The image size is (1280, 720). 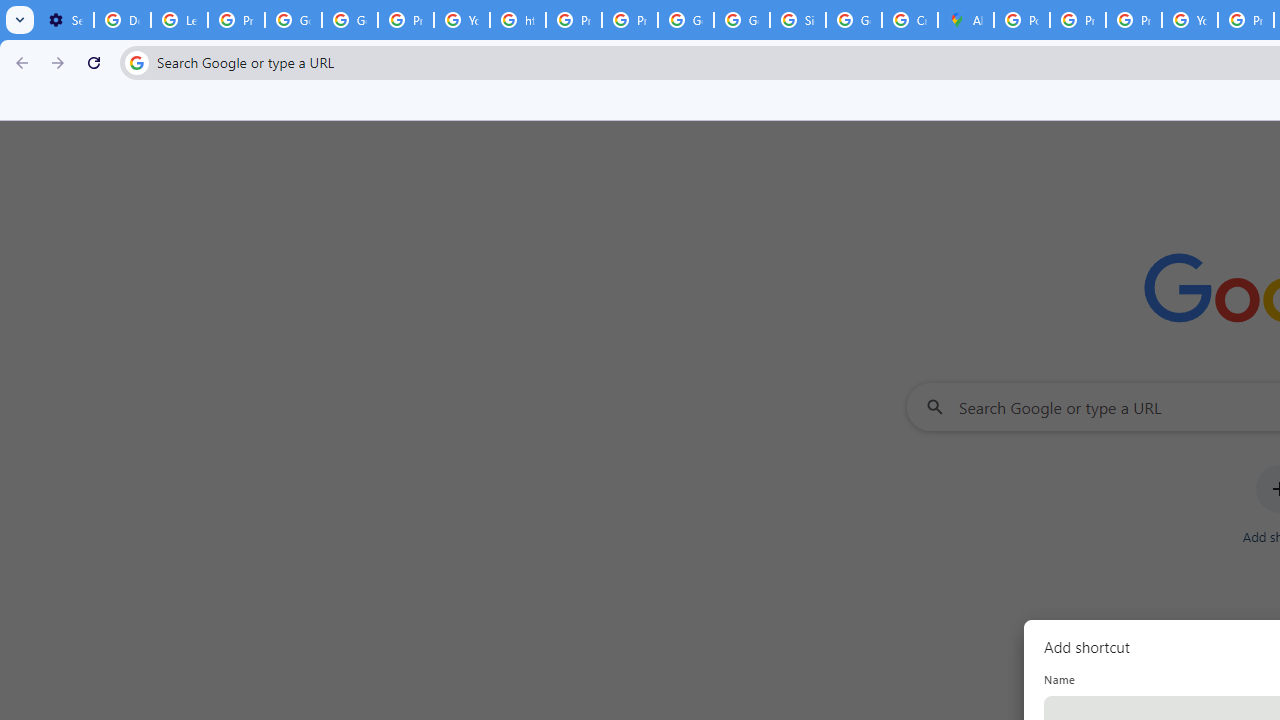 What do you see at coordinates (1076, 20) in the screenshot?
I see `'Privacy Help Center - Policies Help'` at bounding box center [1076, 20].